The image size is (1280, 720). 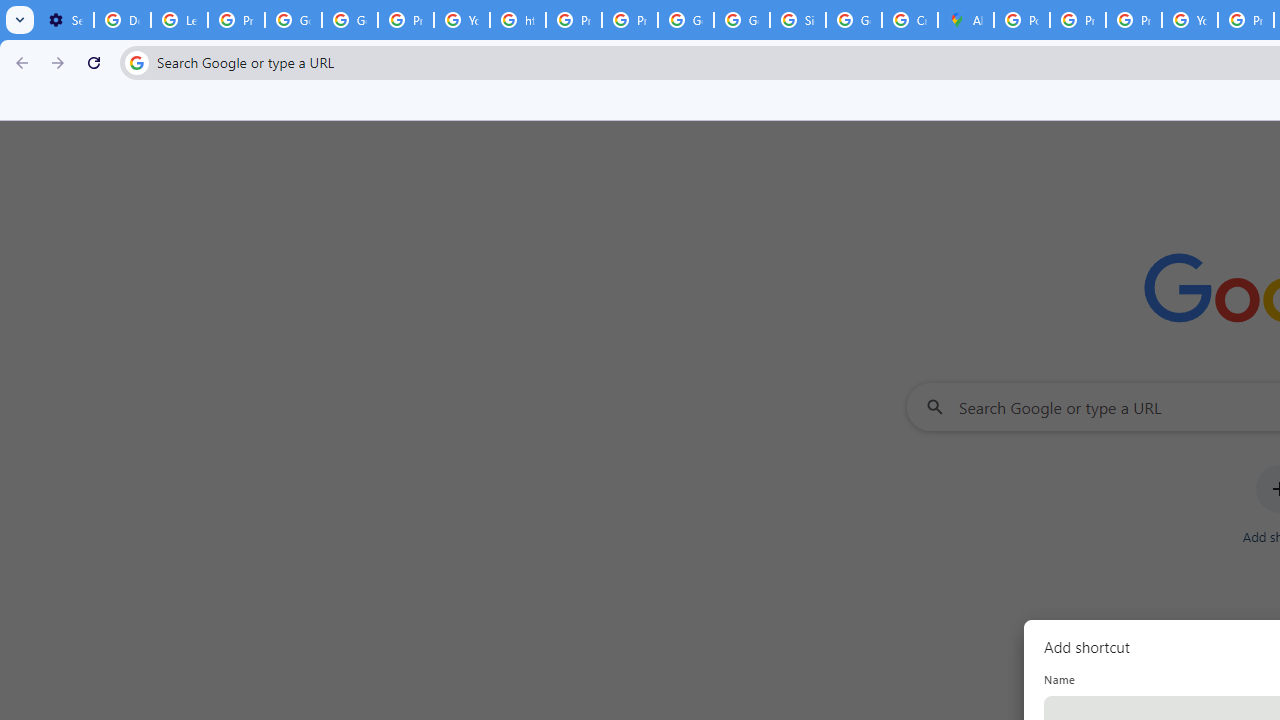 What do you see at coordinates (1076, 20) in the screenshot?
I see `'Privacy Help Center - Policies Help'` at bounding box center [1076, 20].